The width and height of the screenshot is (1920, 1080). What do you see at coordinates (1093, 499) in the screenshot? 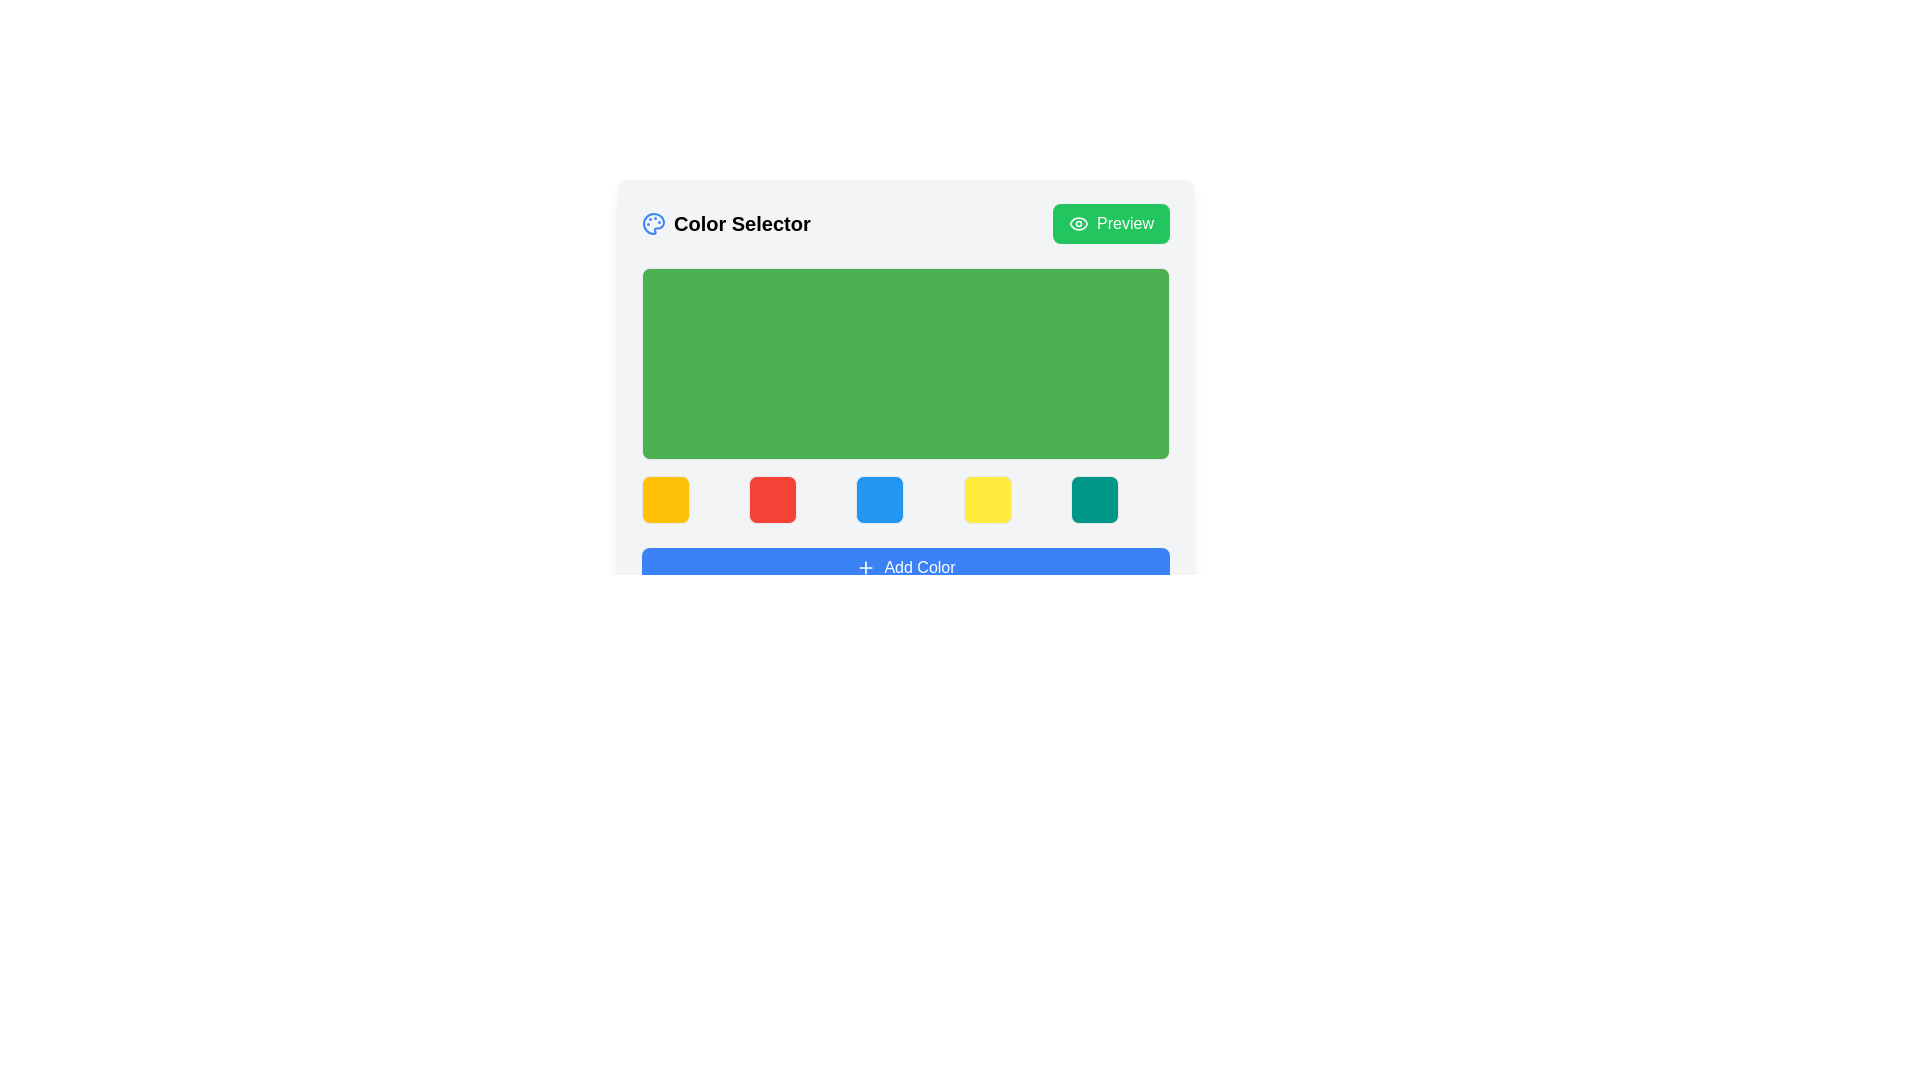
I see `the fifth button in the color selector` at bounding box center [1093, 499].